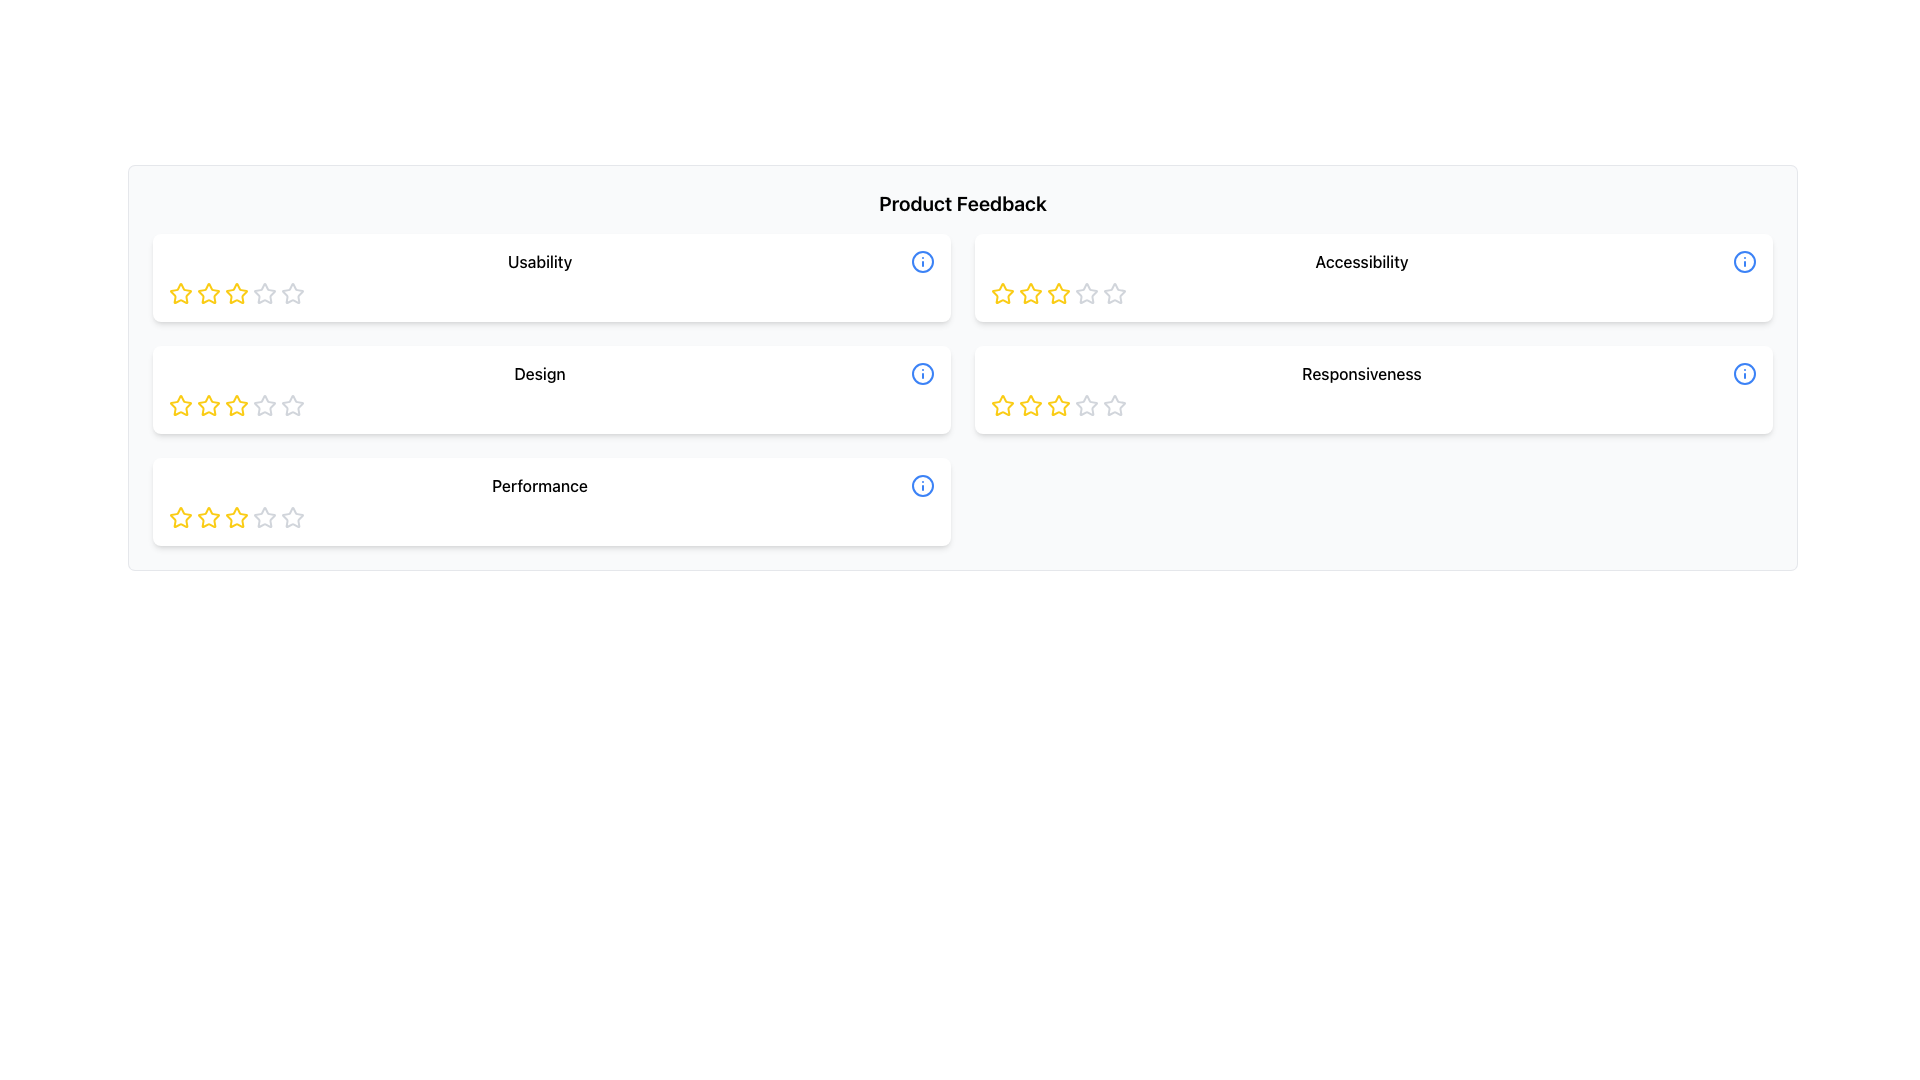 The height and width of the screenshot is (1080, 1920). I want to click on the first star icon in the rating row for the 'Performance' category, so click(181, 516).